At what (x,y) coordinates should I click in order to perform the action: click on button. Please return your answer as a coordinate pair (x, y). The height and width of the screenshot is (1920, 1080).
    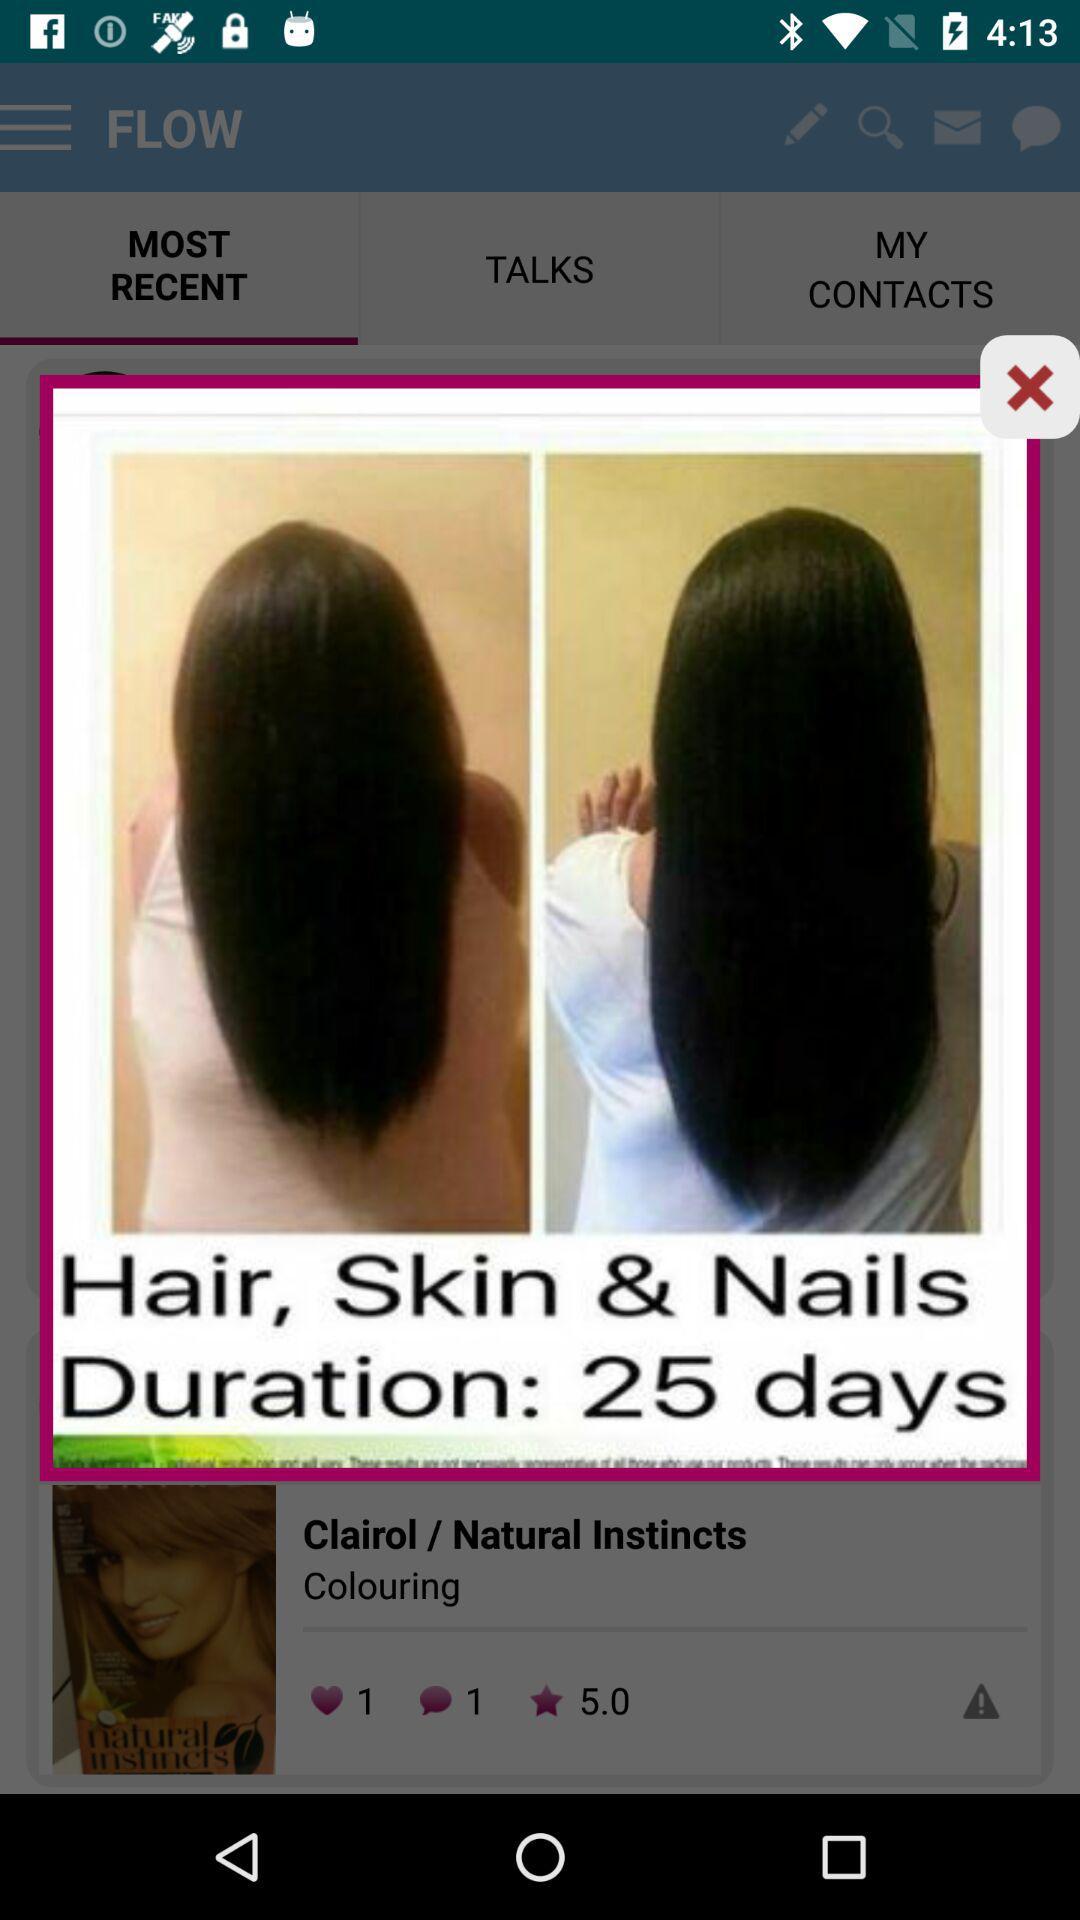
    Looking at the image, I should click on (1030, 387).